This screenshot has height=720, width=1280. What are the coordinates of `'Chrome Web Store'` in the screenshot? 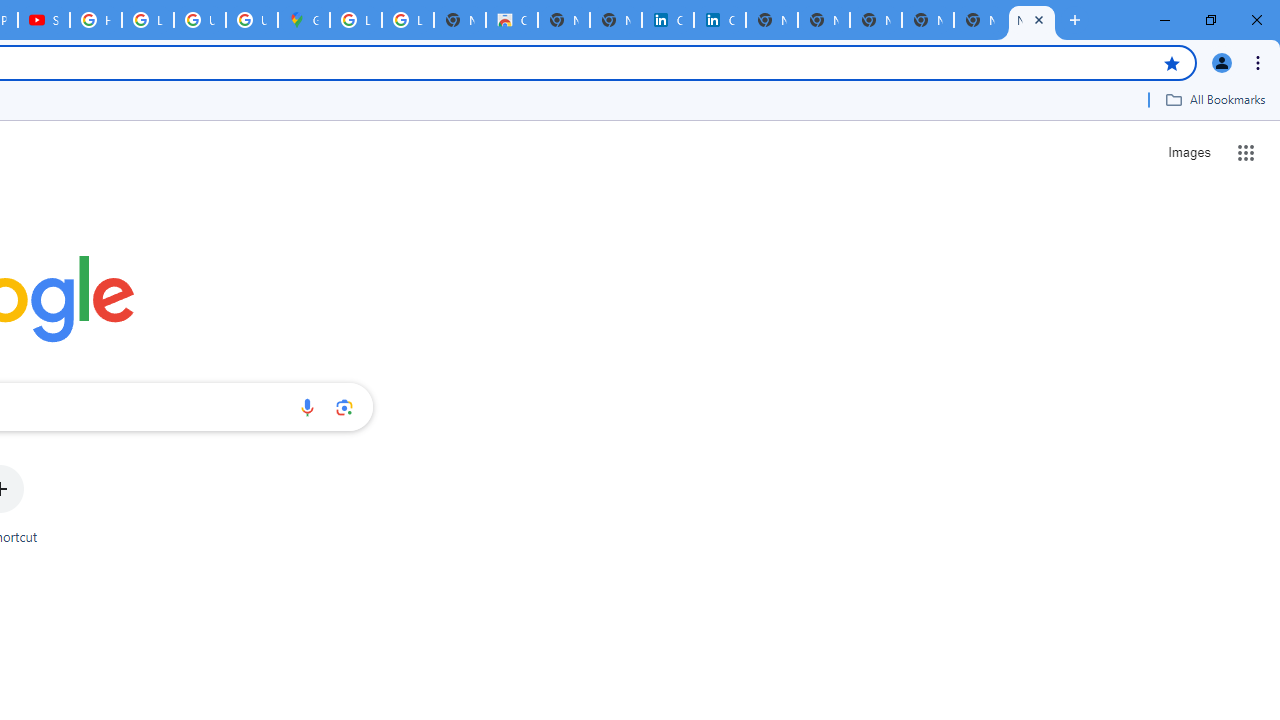 It's located at (512, 20).